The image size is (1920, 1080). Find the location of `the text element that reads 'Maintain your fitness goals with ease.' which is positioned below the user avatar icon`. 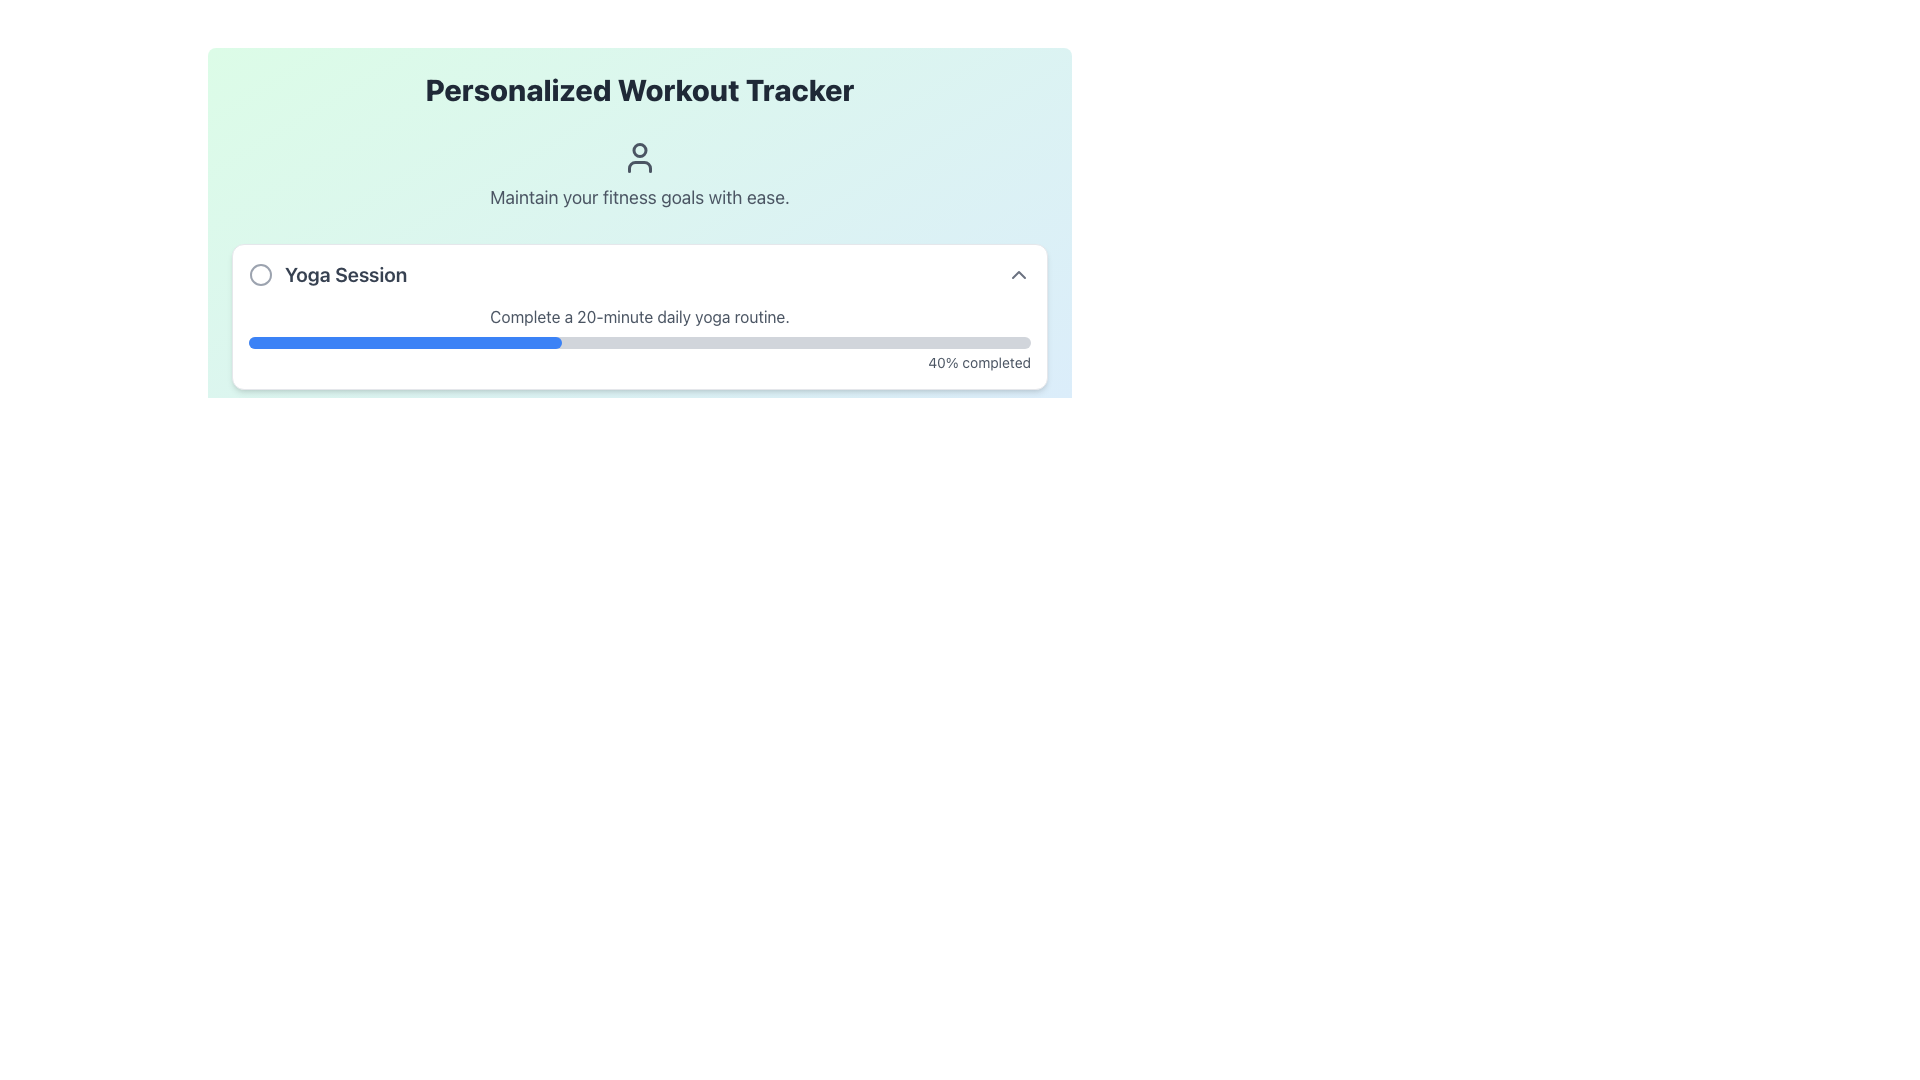

the text element that reads 'Maintain your fitness goals with ease.' which is positioned below the user avatar icon is located at coordinates (638, 197).